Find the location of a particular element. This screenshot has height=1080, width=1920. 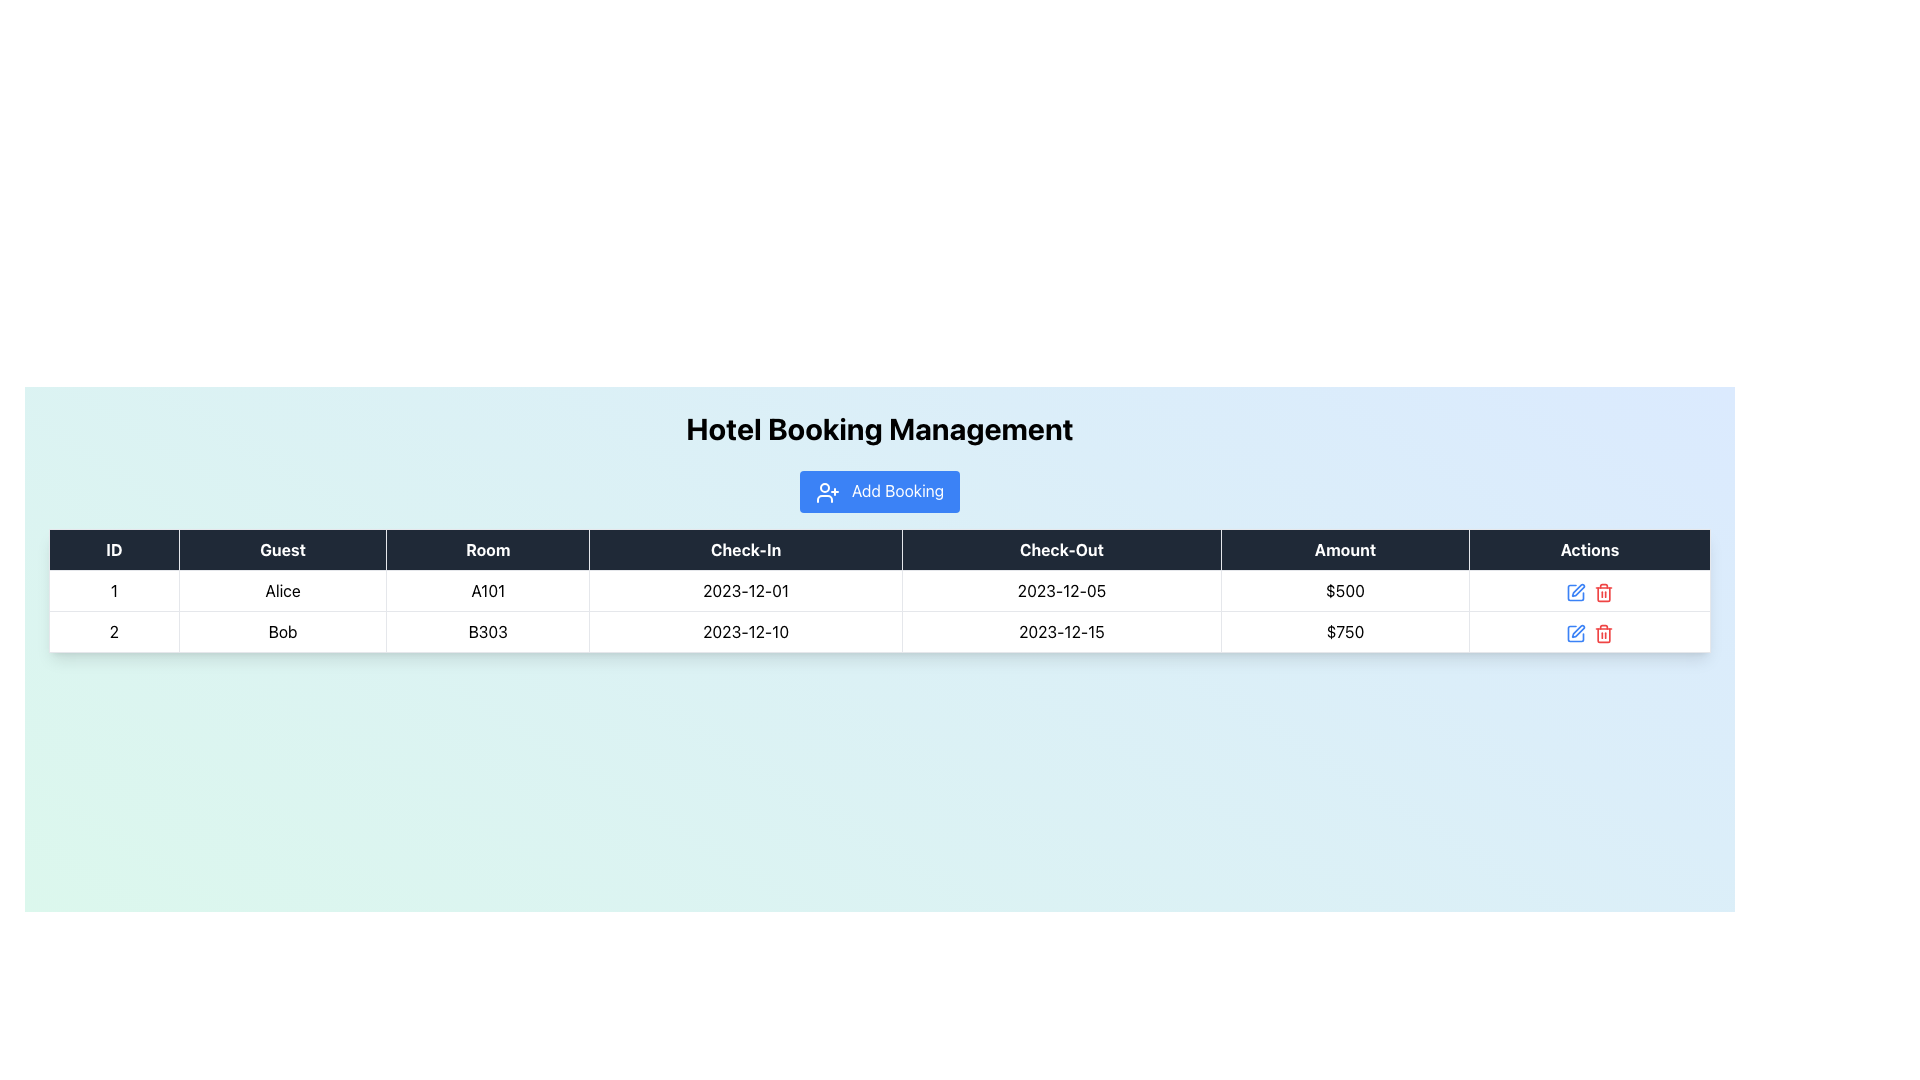

the check-out date text for the booking entry labeled 'Alice', located in the fourth column under the 'Check-Out' header is located at coordinates (1060, 589).